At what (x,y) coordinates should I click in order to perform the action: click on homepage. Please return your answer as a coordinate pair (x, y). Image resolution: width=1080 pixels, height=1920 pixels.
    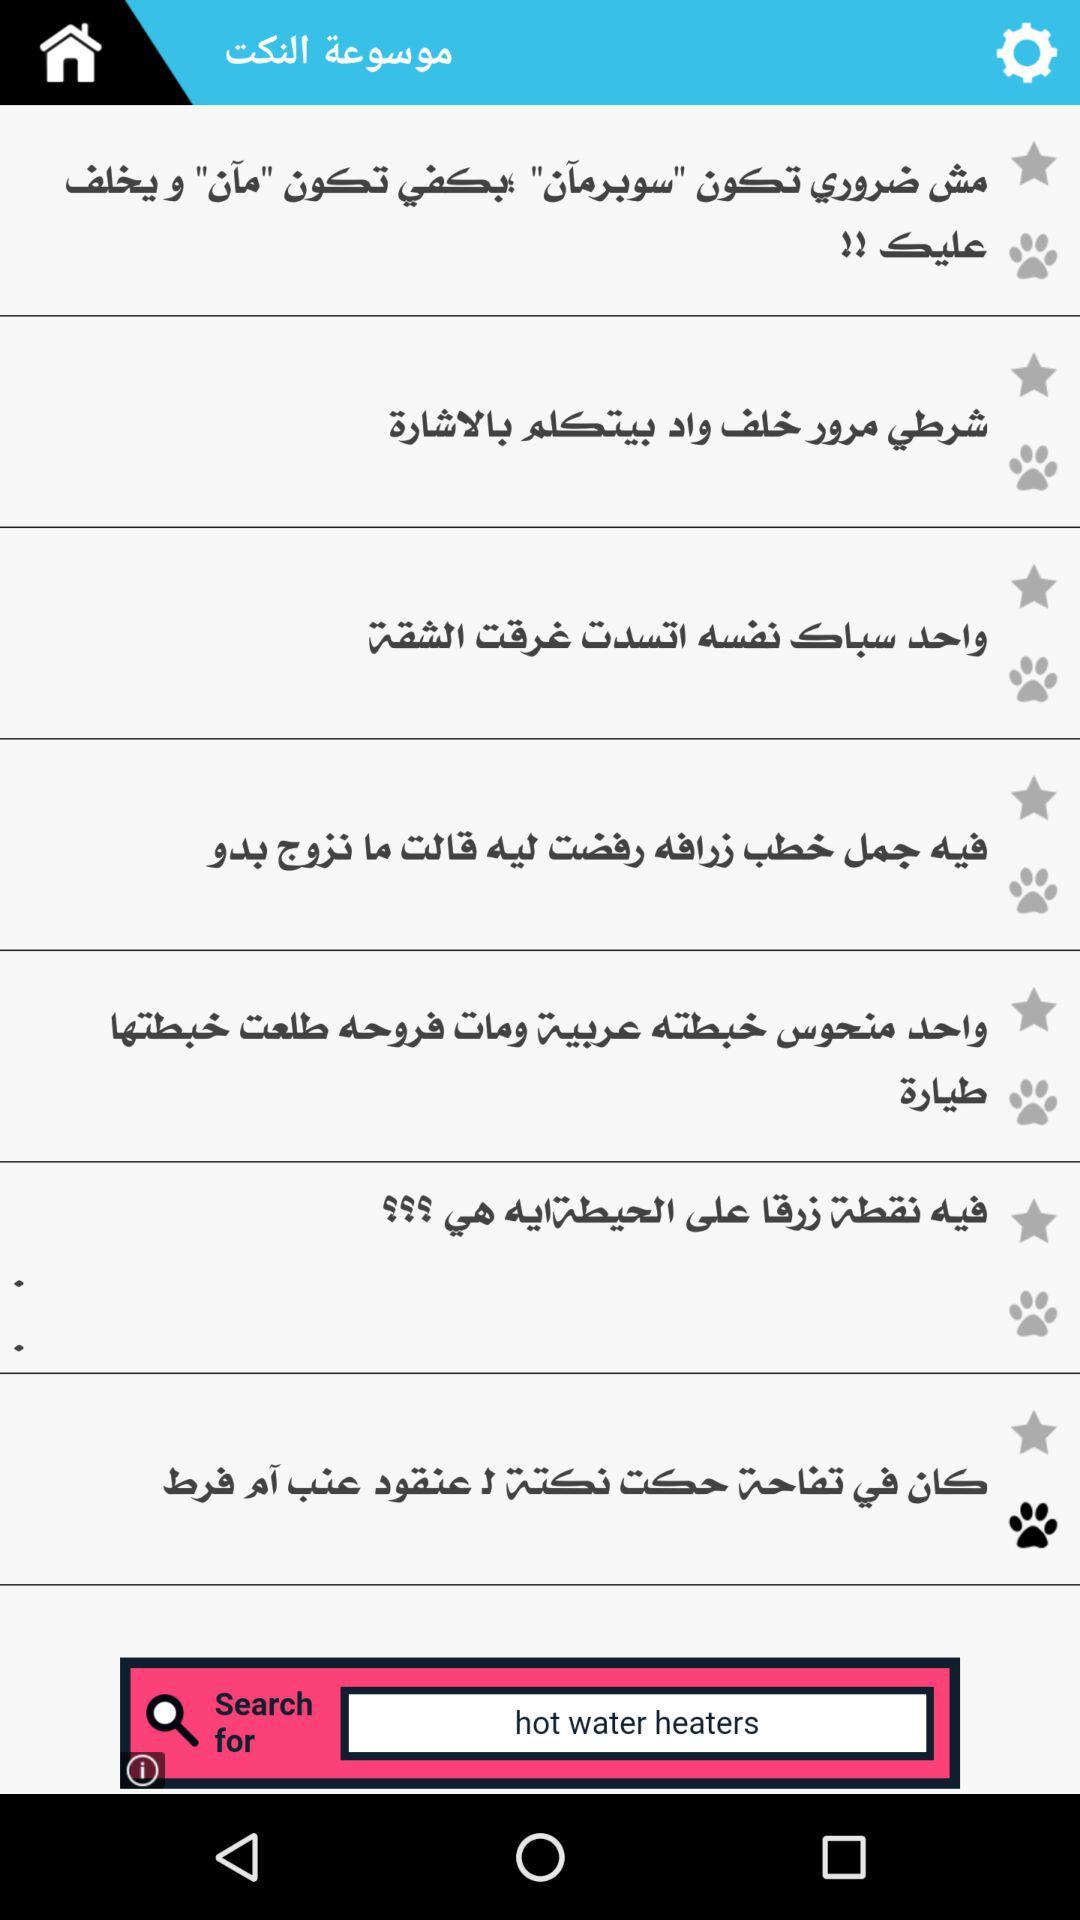
    Looking at the image, I should click on (104, 52).